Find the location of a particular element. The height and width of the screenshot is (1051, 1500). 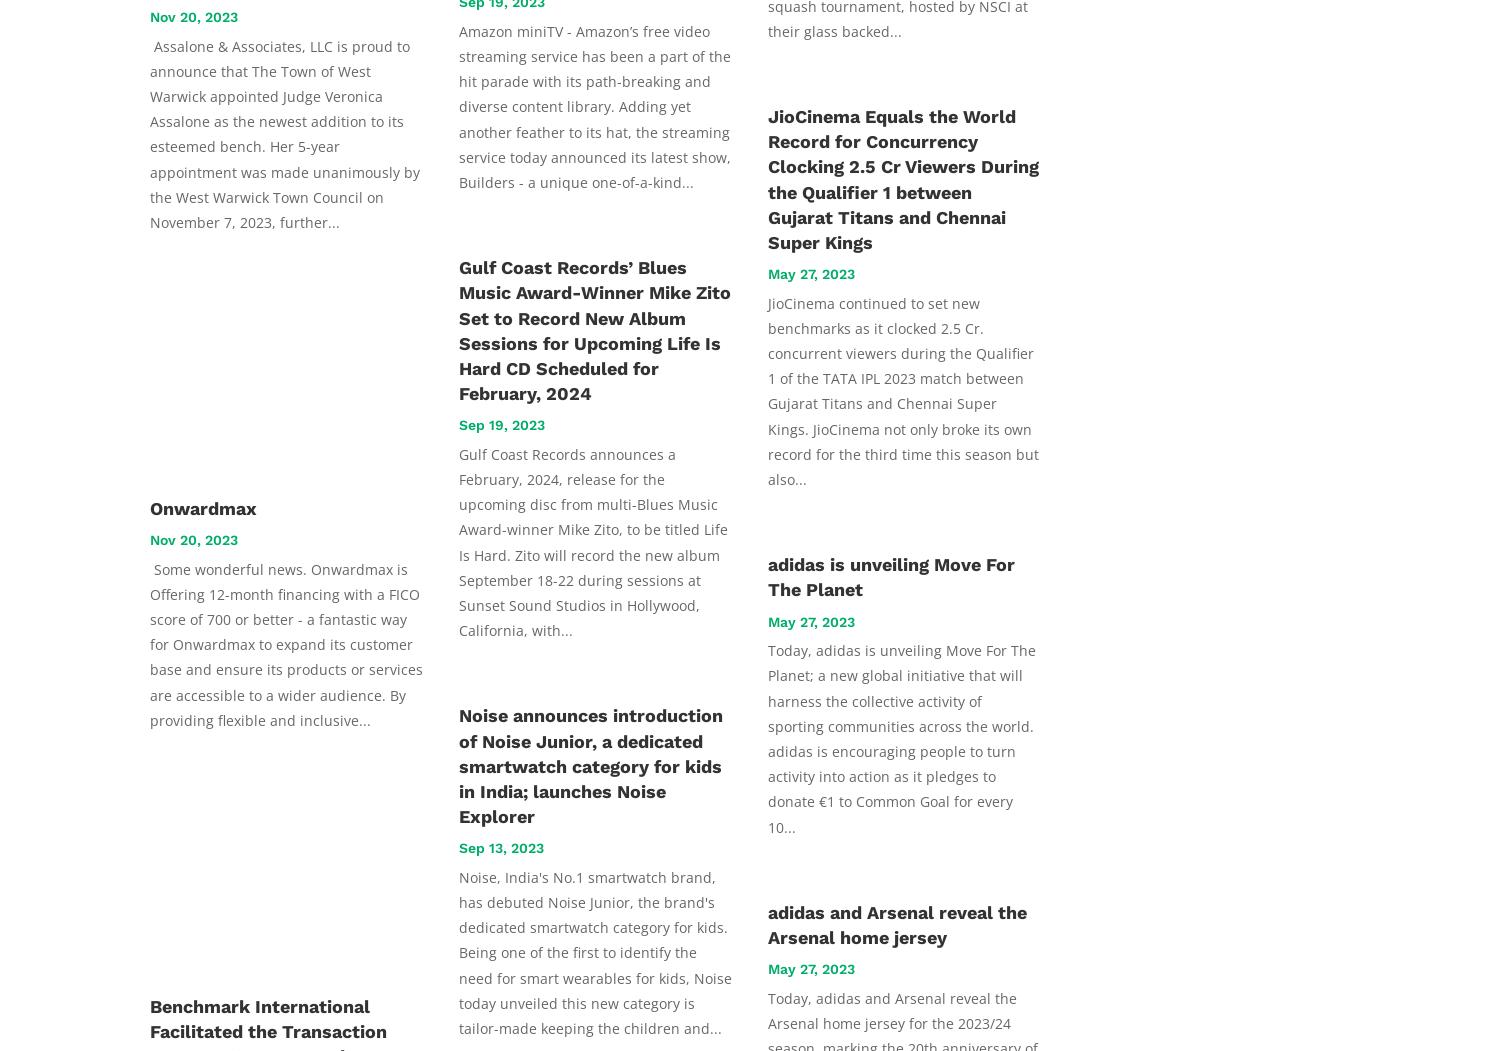

'adidas is unveiling Move For The Planet' is located at coordinates (891, 576).